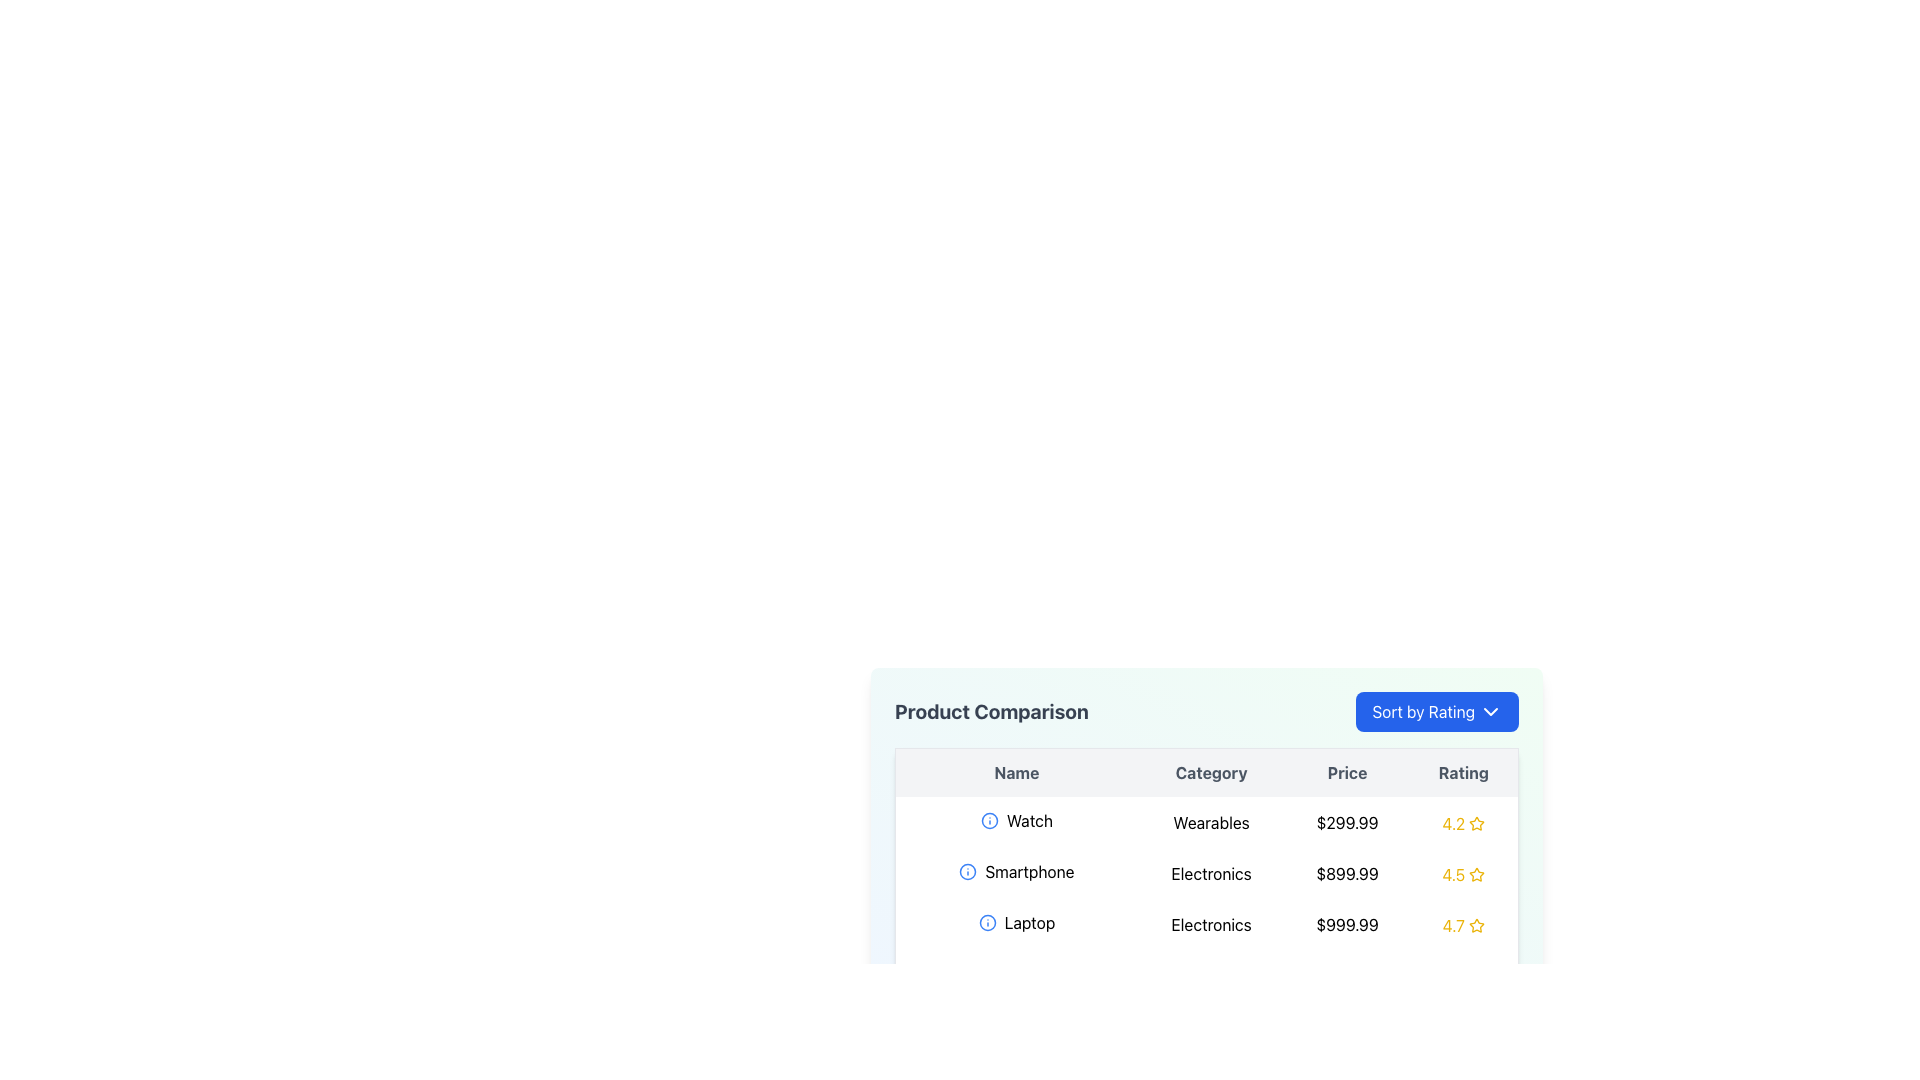  I want to click on text label displaying 'Wearables' located under the 'Category' column in the table, positioned between 'Watch' and '$299.99', so click(1210, 822).